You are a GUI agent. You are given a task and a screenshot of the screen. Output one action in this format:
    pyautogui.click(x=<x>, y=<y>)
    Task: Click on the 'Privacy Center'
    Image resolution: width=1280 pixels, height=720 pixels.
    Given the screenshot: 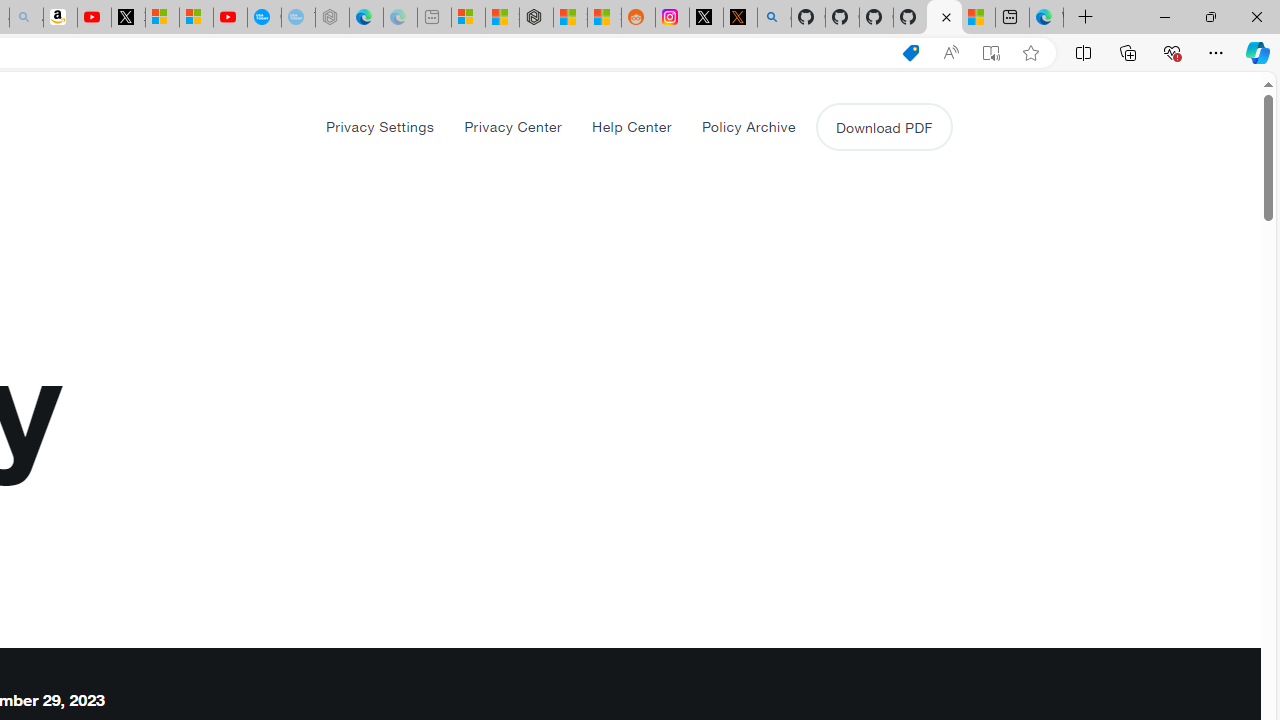 What is the action you would take?
    pyautogui.click(x=513, y=126)
    